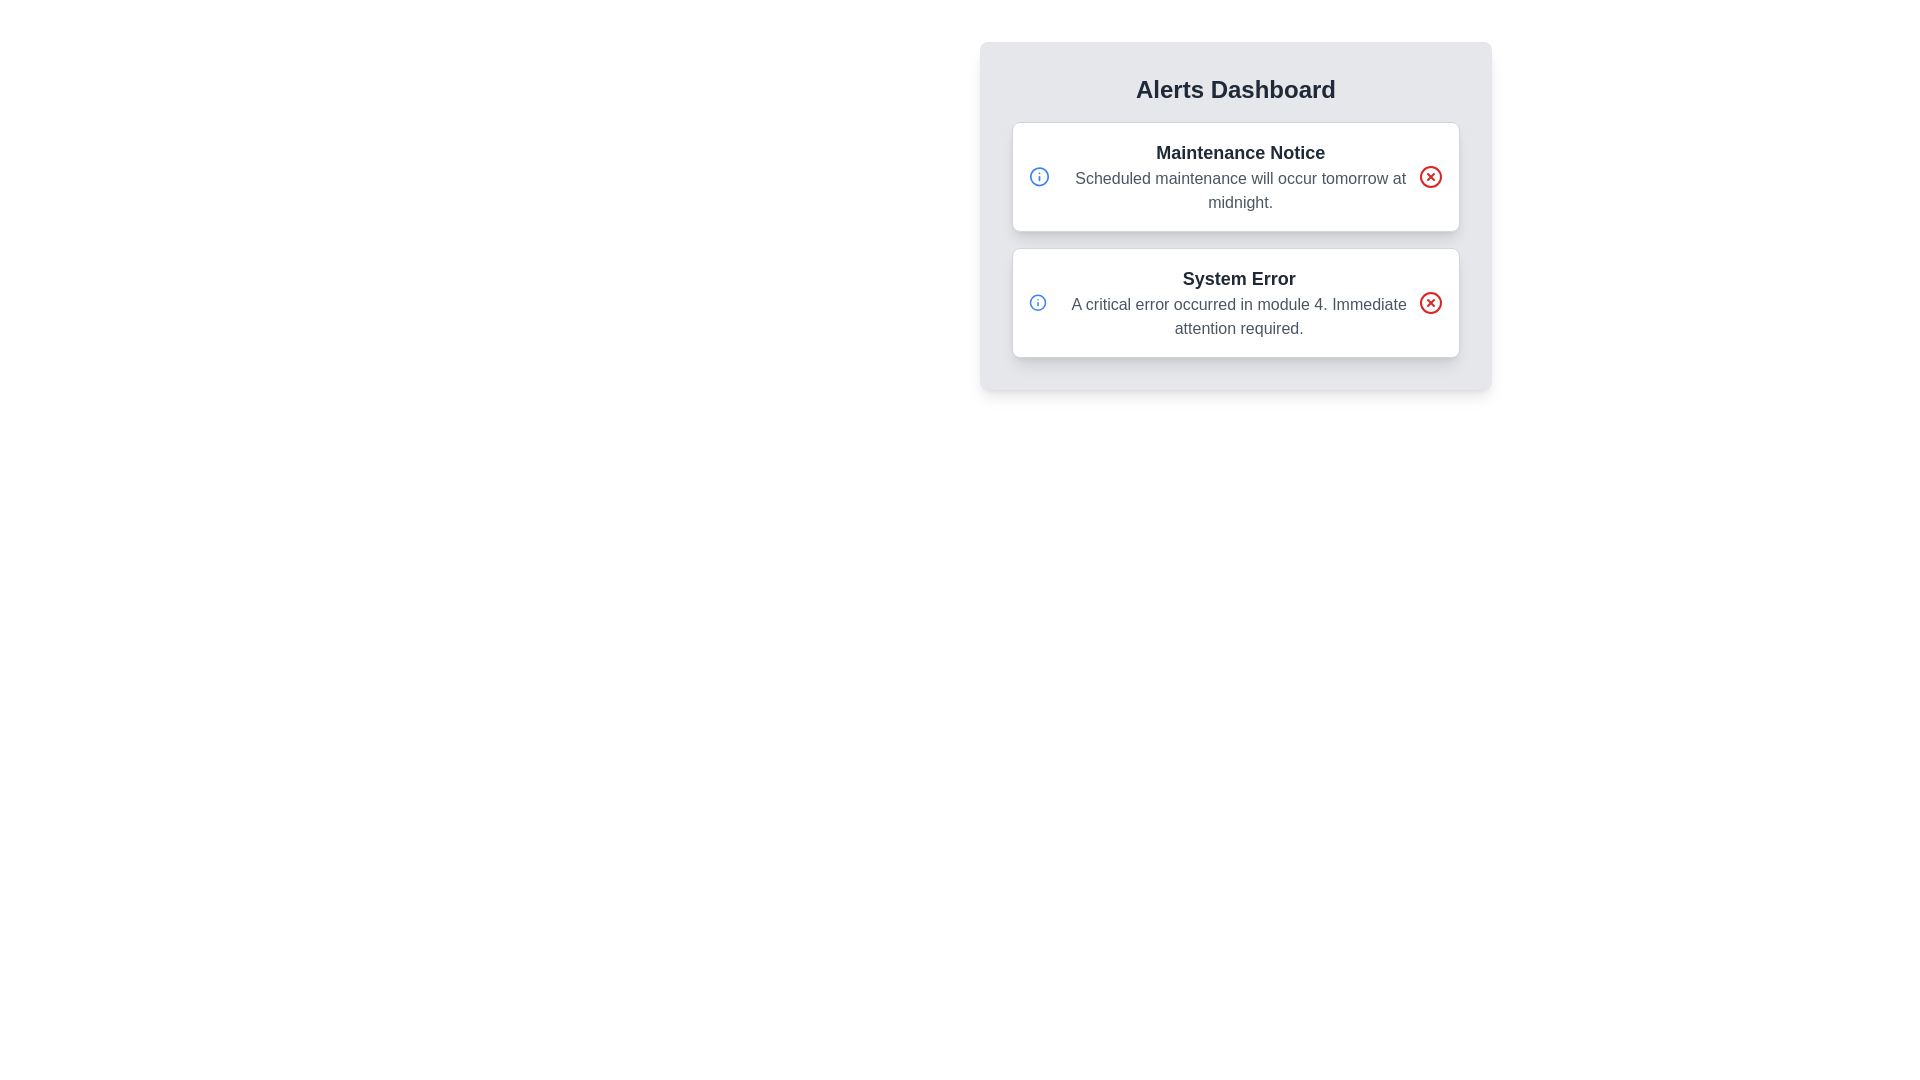 This screenshot has height=1080, width=1920. Describe the element at coordinates (1238, 303) in the screenshot. I see `description of the 'System Error' text block located in the second notification card of the 'Alerts Dashboard' interface` at that location.